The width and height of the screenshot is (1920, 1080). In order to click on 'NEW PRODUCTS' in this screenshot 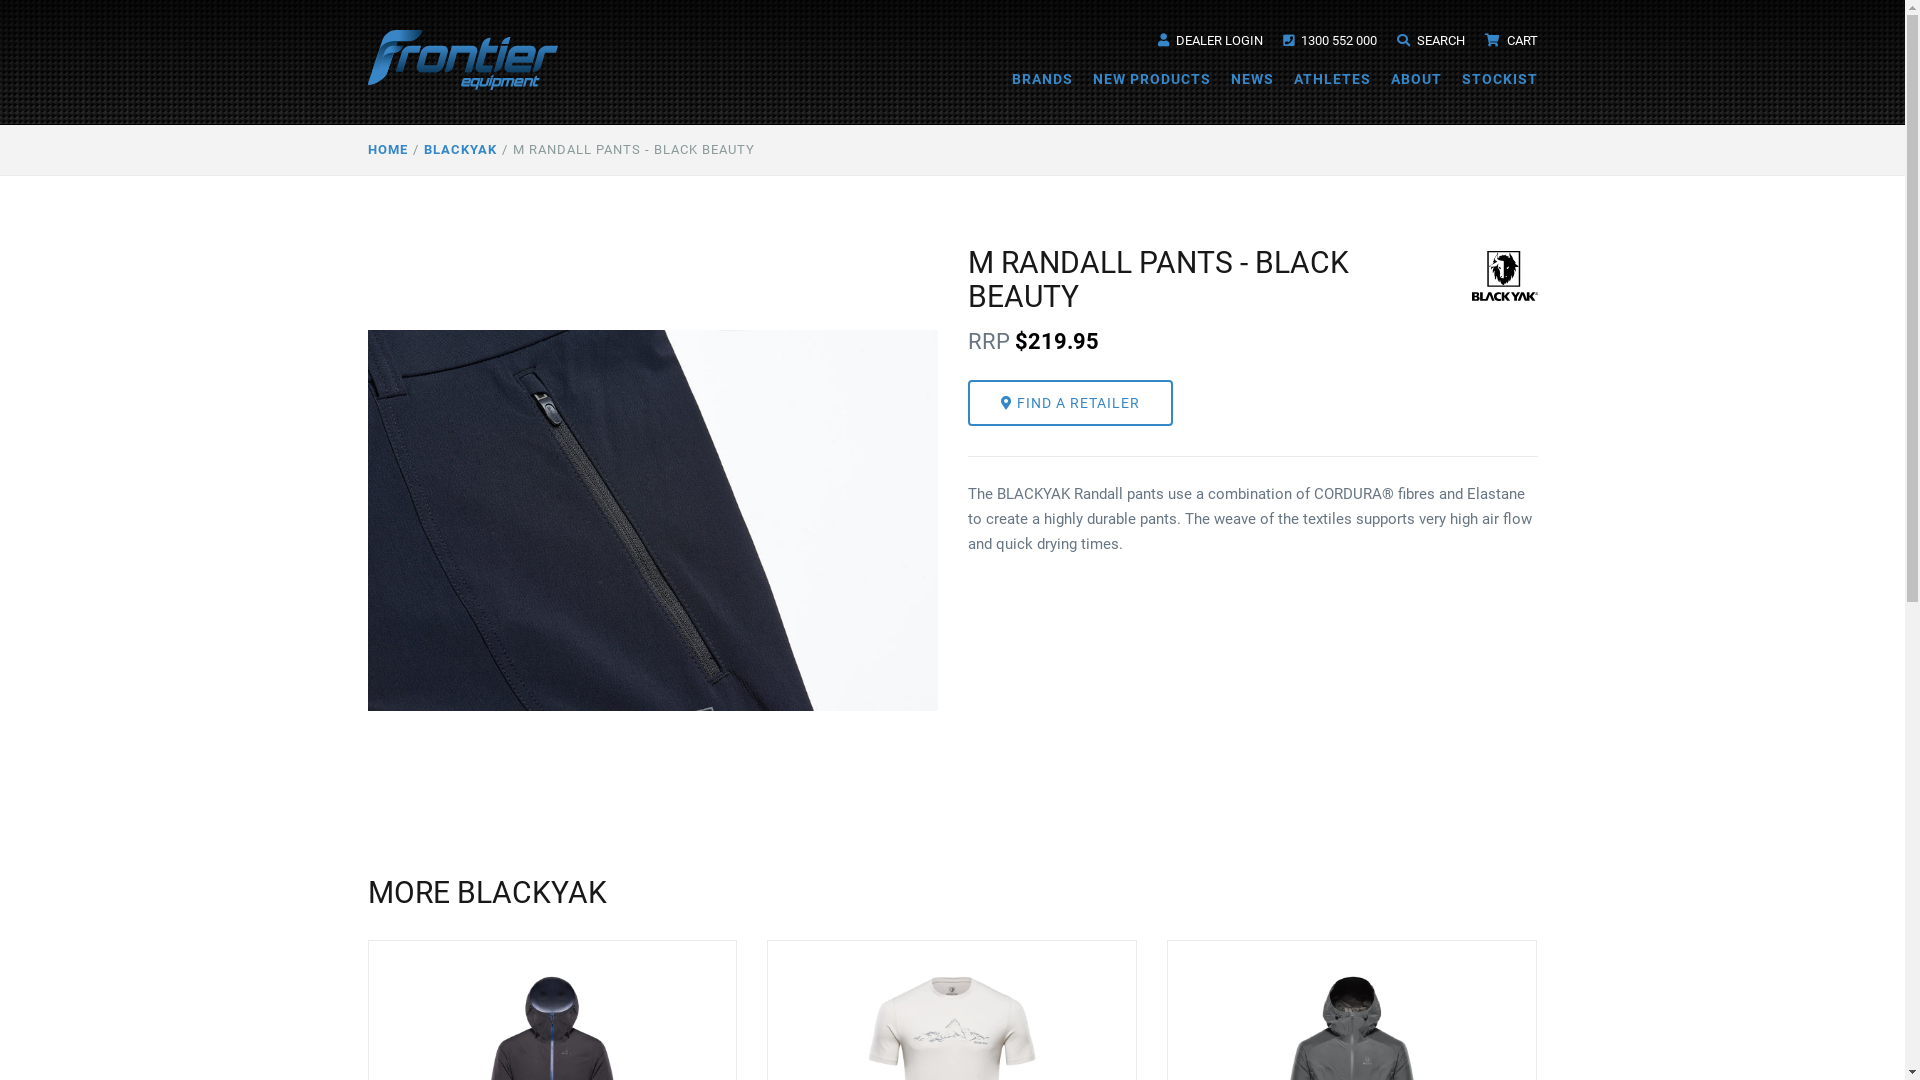, I will do `click(1151, 77)`.